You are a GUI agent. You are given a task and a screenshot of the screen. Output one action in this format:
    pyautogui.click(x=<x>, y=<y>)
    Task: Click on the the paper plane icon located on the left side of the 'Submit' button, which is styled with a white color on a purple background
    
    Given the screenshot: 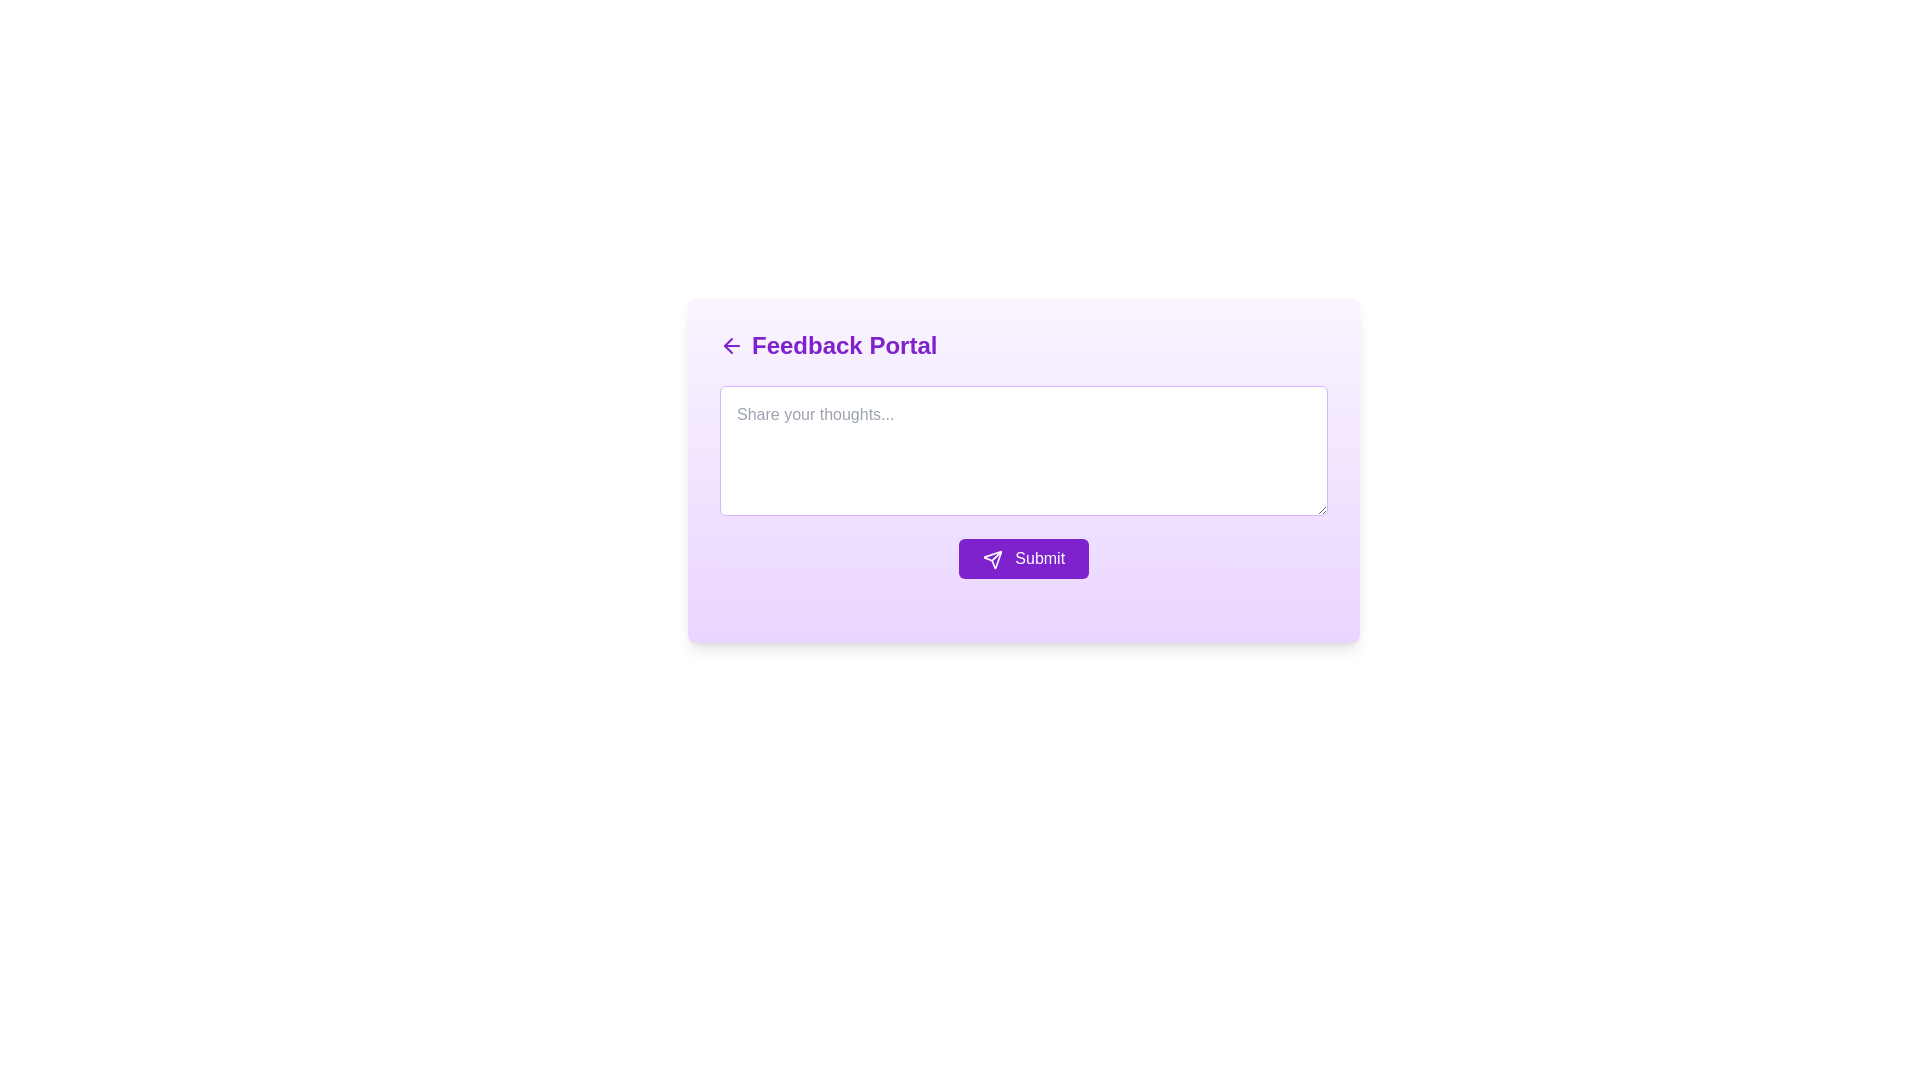 What is the action you would take?
    pyautogui.click(x=992, y=559)
    